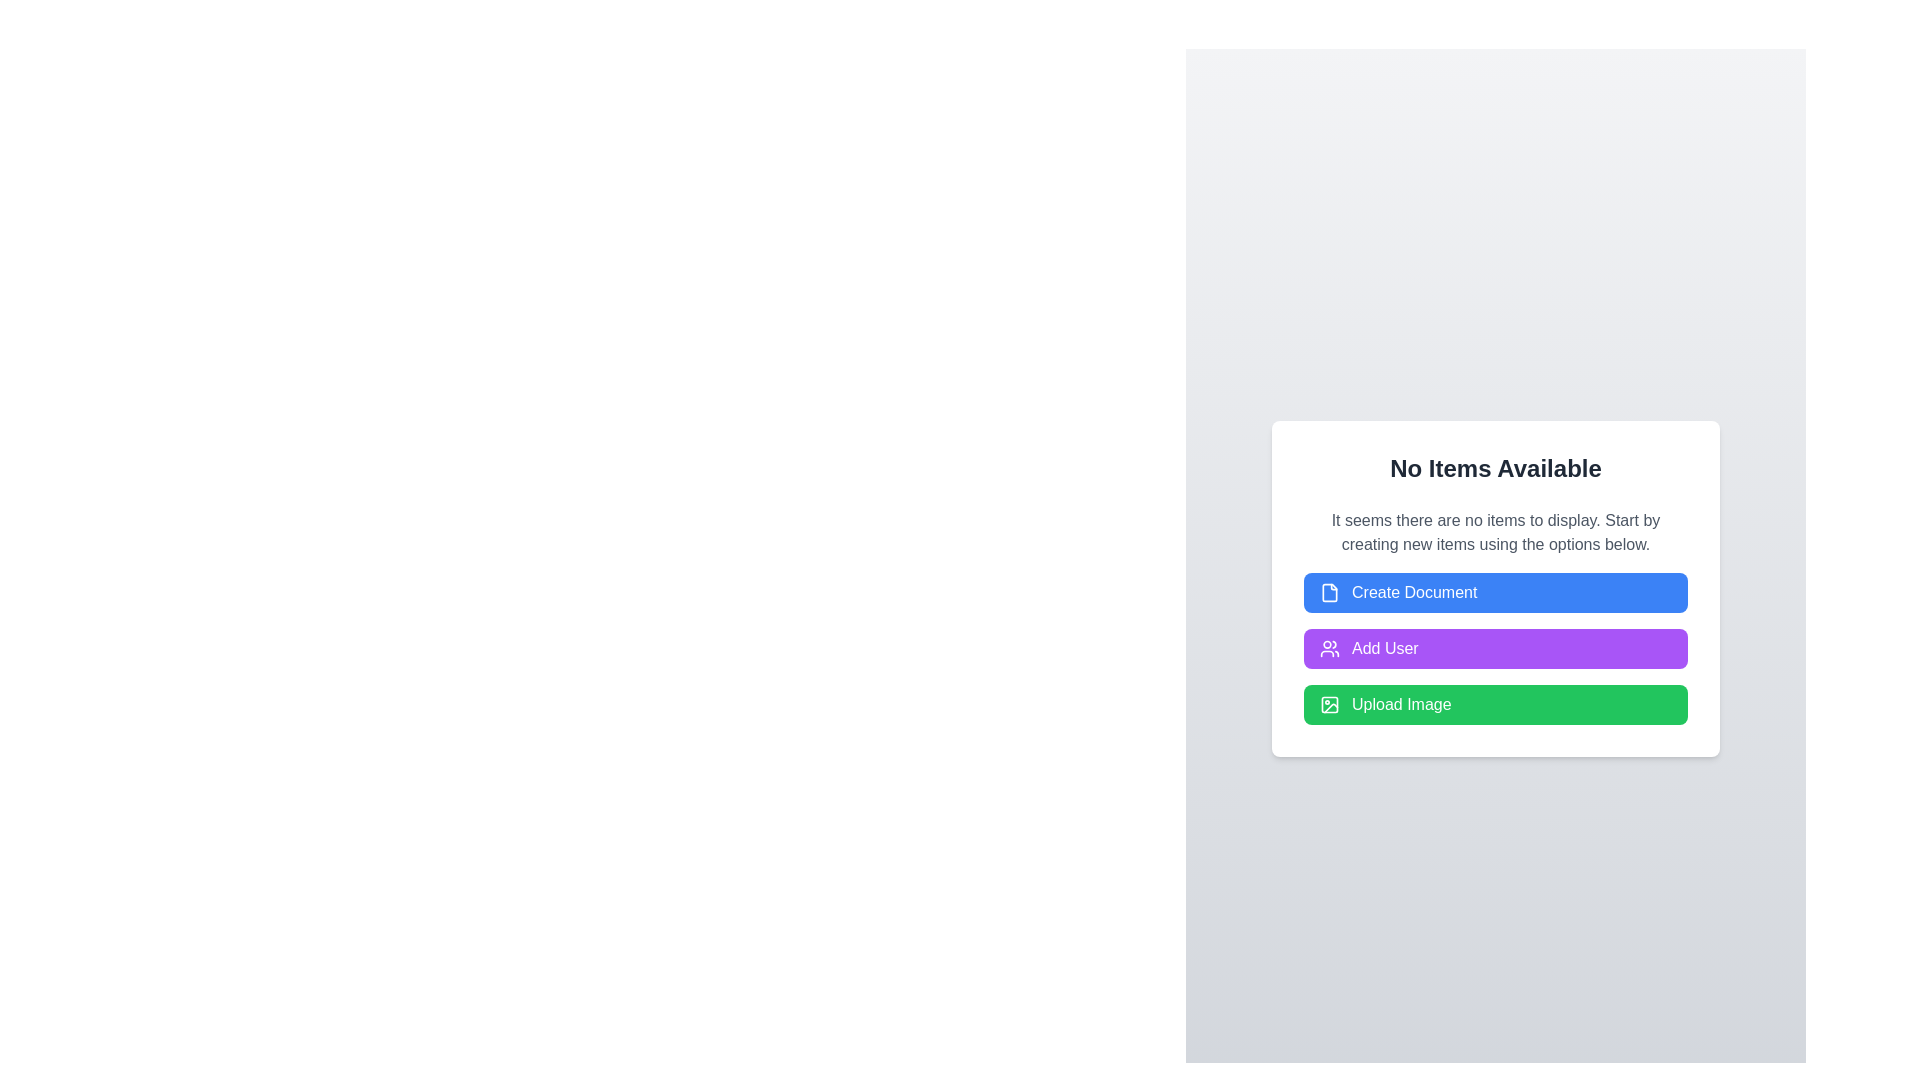 The height and width of the screenshot is (1080, 1920). I want to click on the decorative icon next to the 'Create Document' button, which visually indicates the action of creating a document, so click(1329, 592).